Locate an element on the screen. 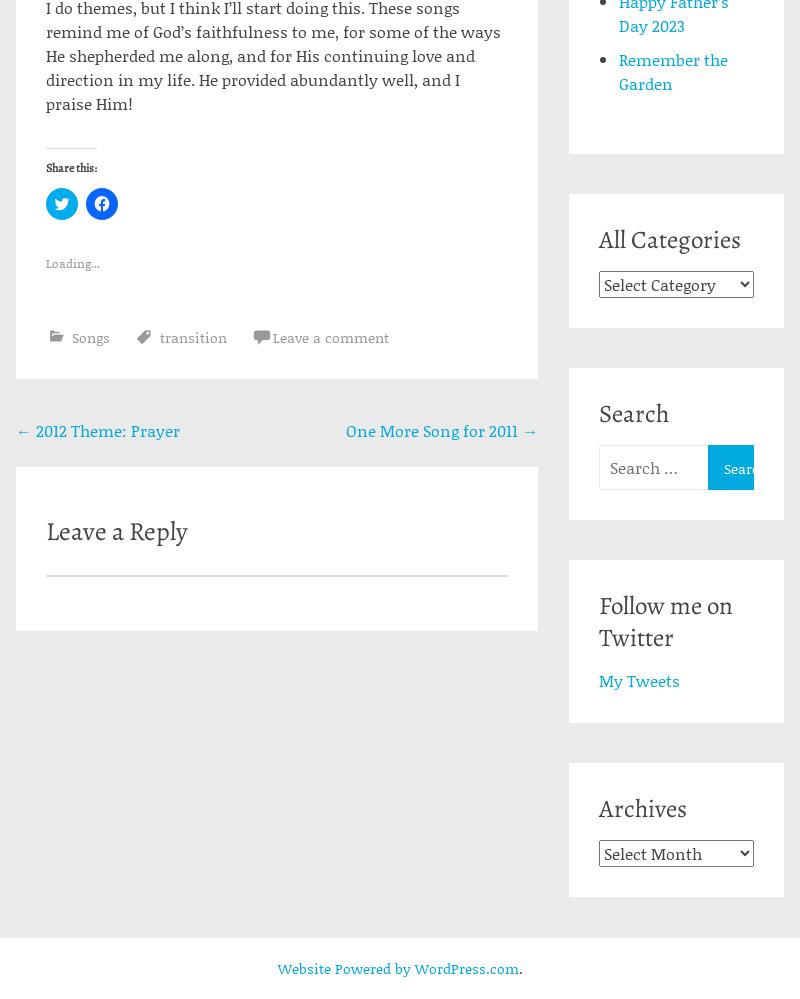 The height and width of the screenshot is (999, 800). 'Archives' is located at coordinates (641, 808).